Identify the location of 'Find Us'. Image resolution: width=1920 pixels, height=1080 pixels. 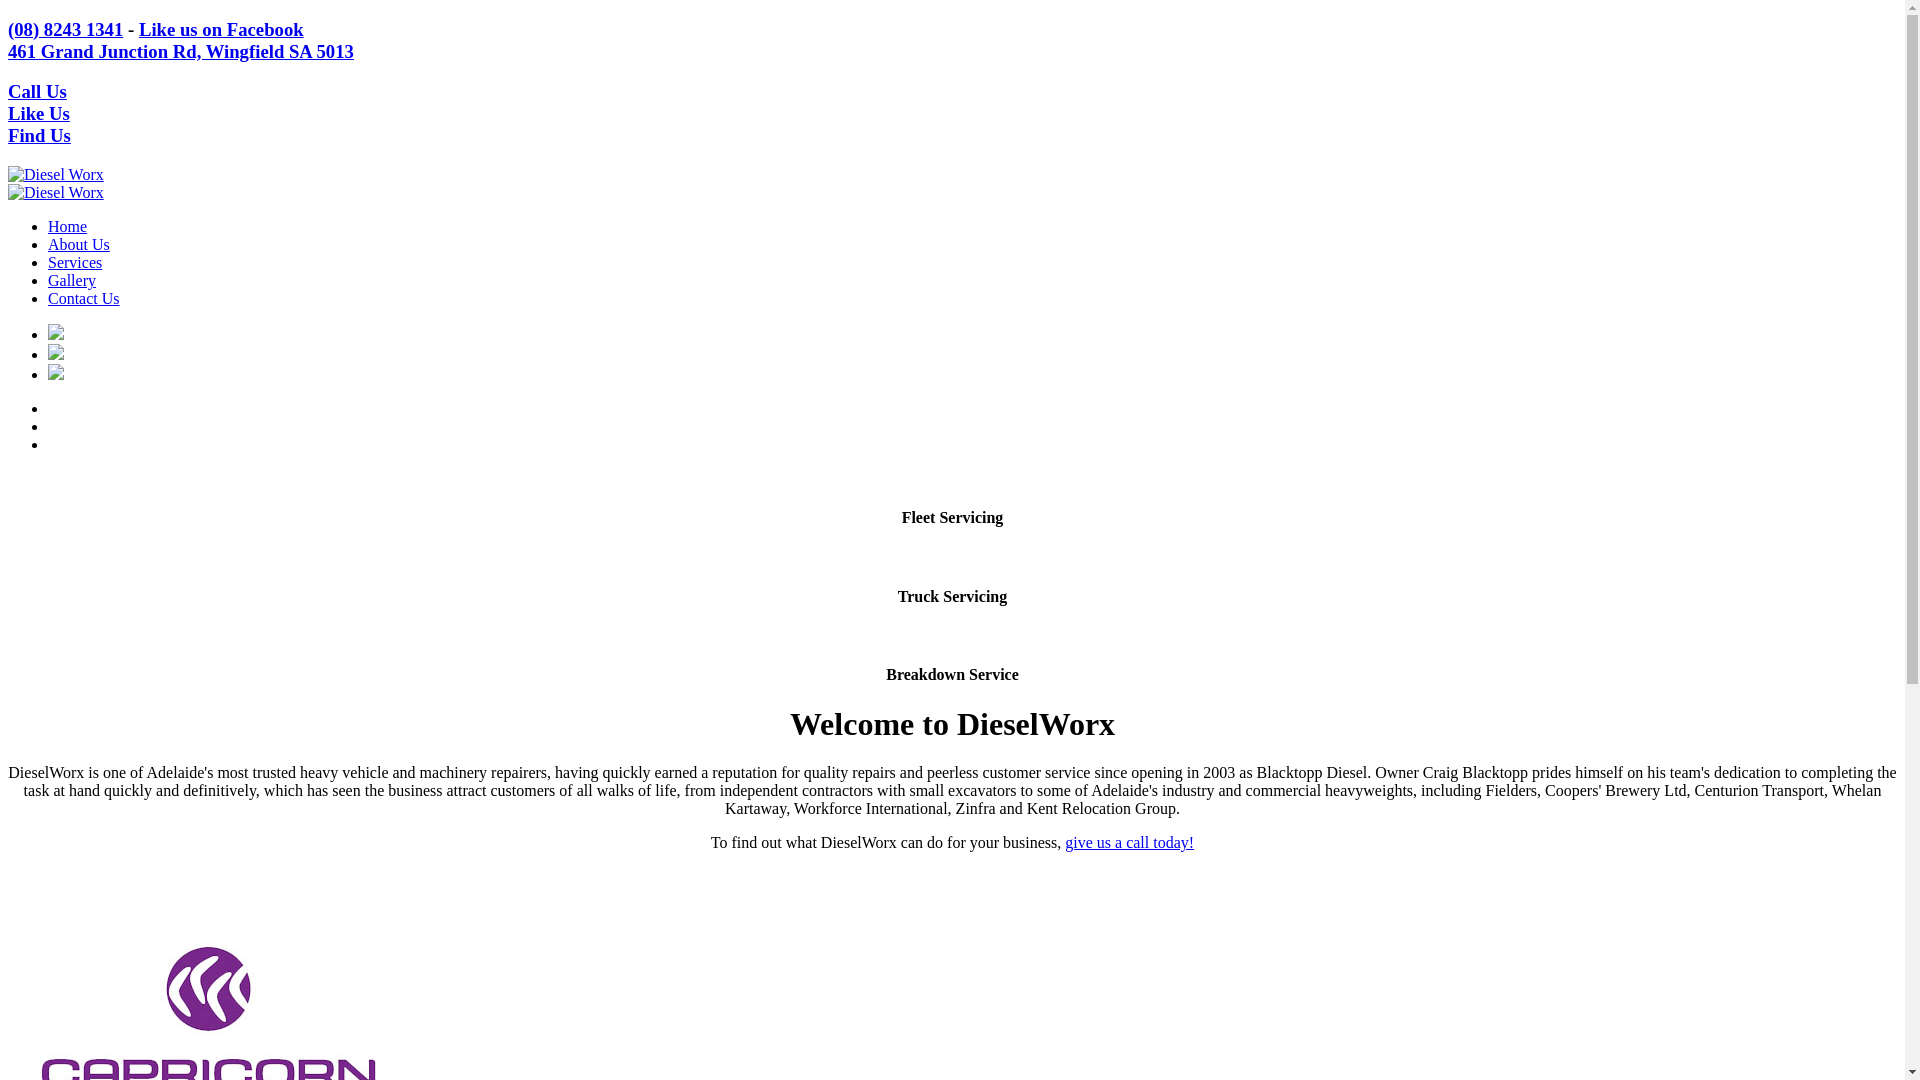
(39, 135).